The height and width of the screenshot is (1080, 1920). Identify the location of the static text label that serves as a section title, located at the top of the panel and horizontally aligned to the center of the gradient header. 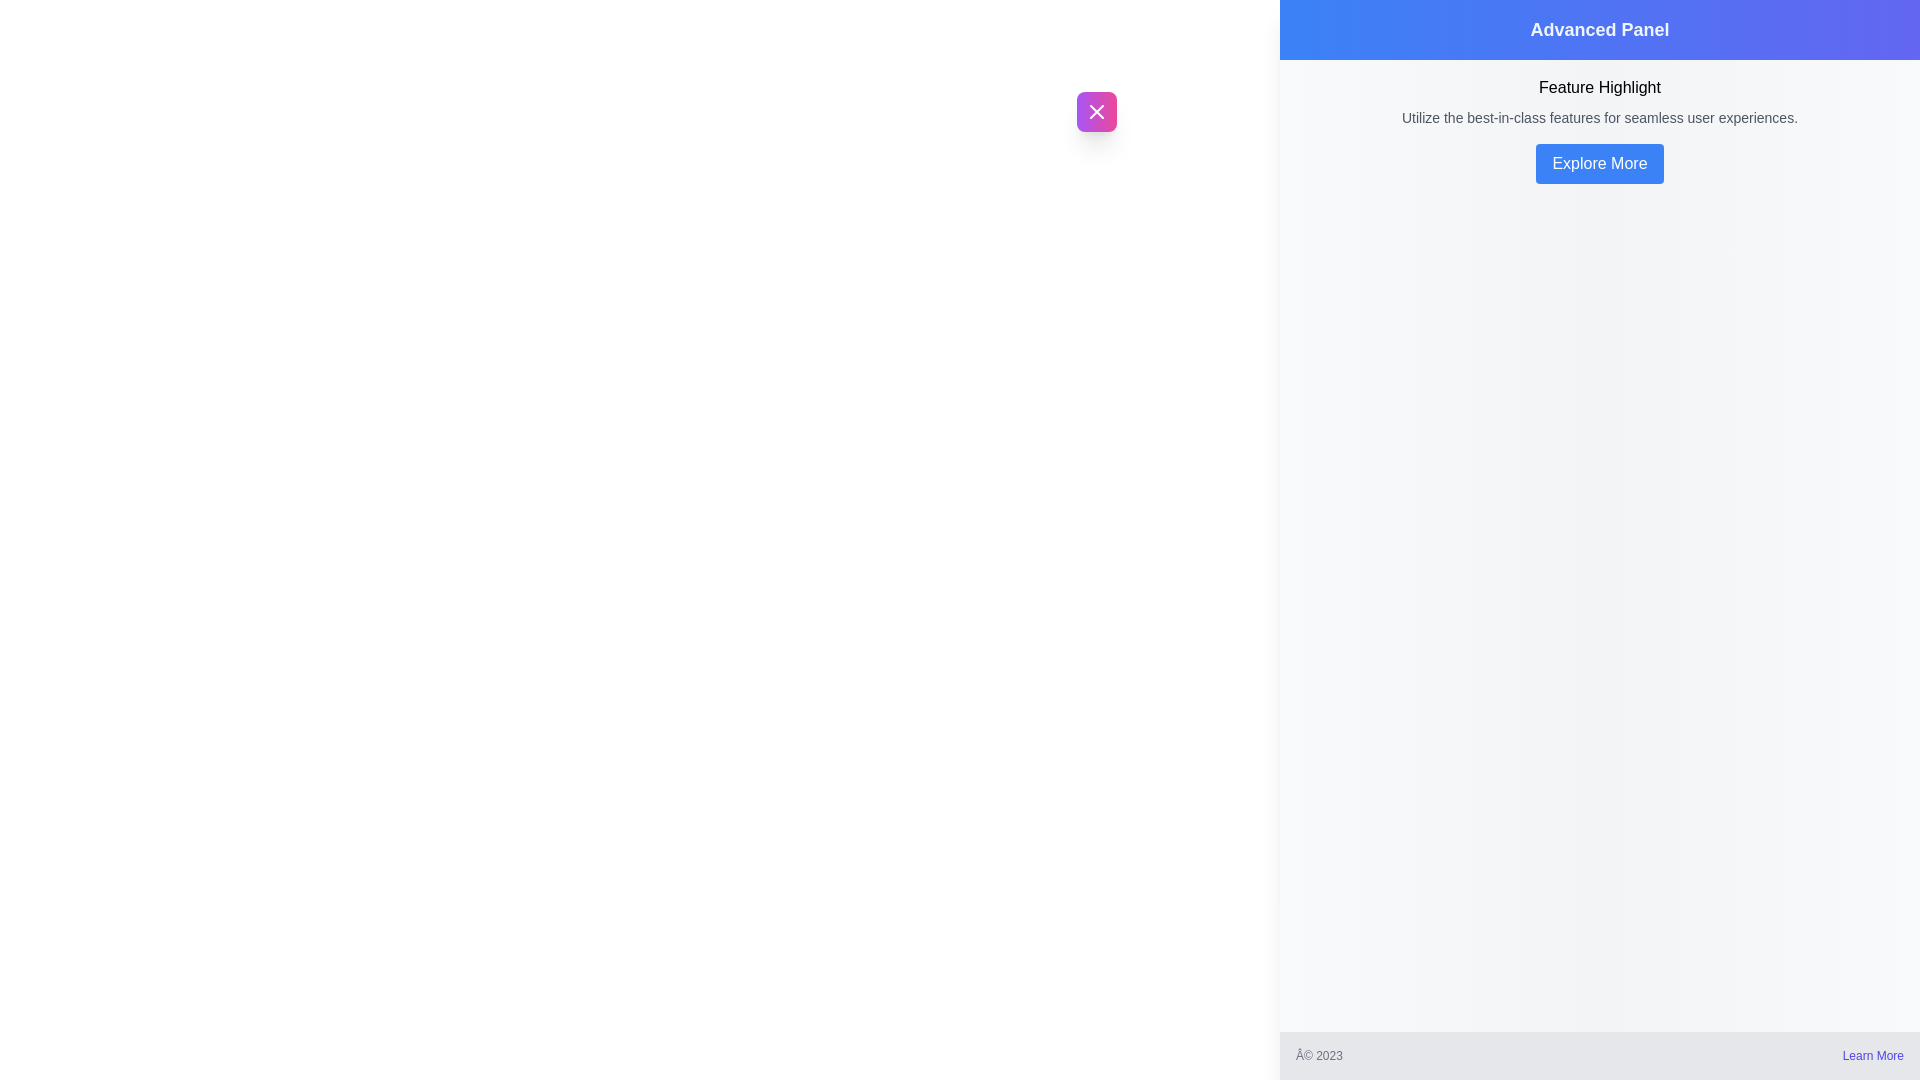
(1598, 30).